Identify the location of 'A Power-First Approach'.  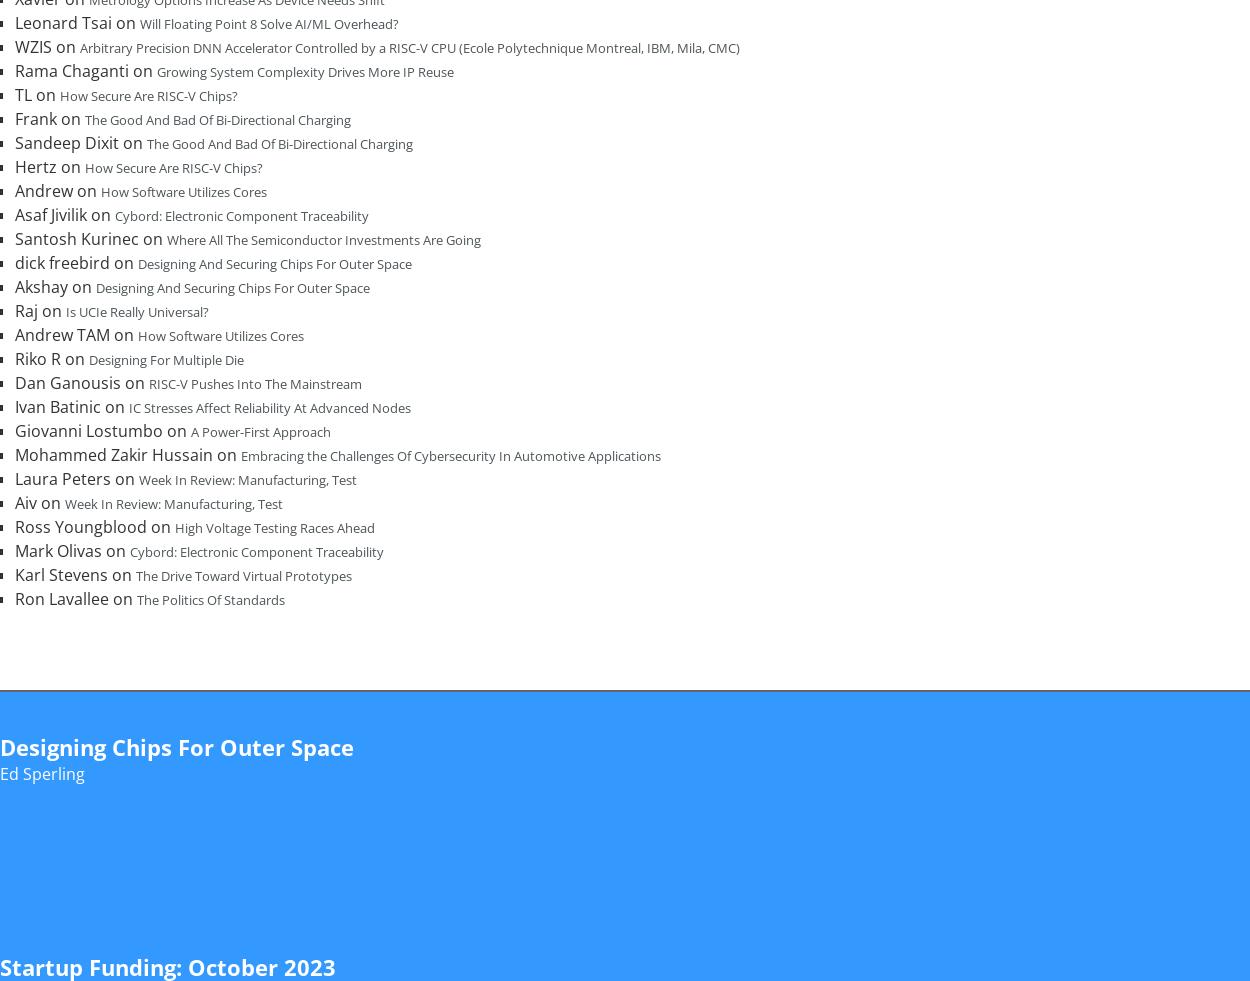
(261, 431).